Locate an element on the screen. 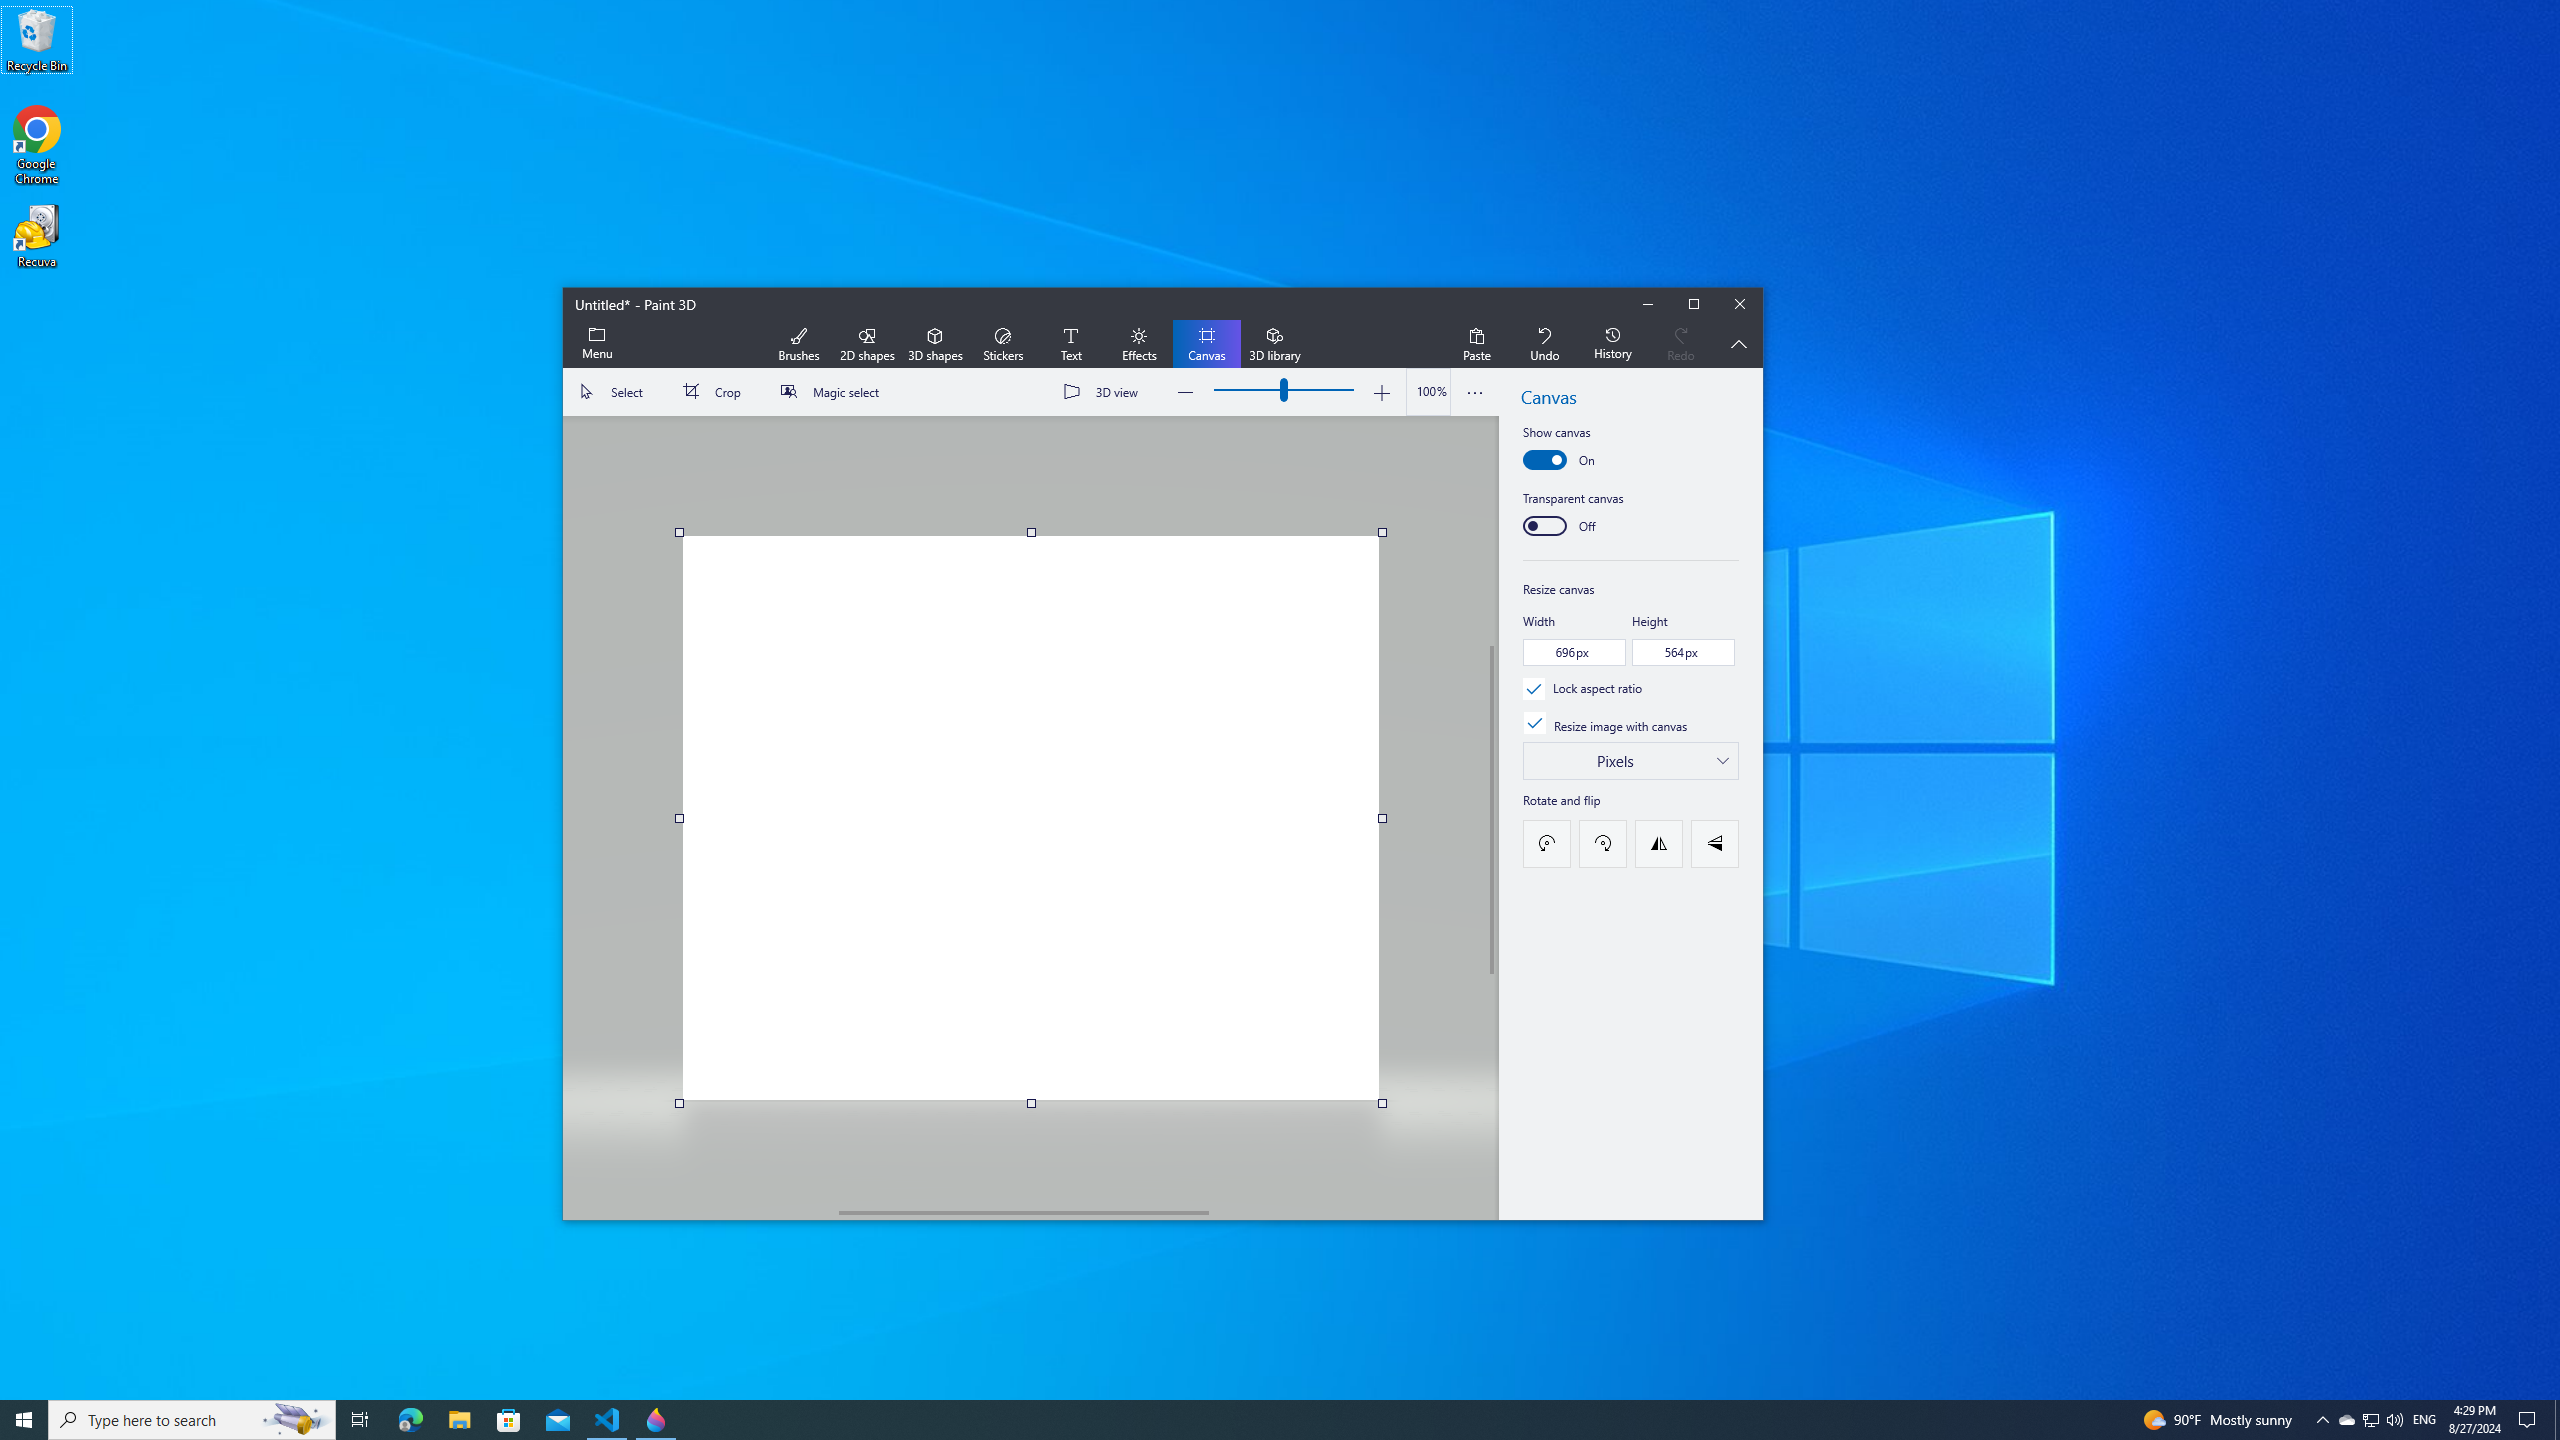 Image resolution: width=2560 pixels, height=1440 pixels. 'Start' is located at coordinates (24, 1418).